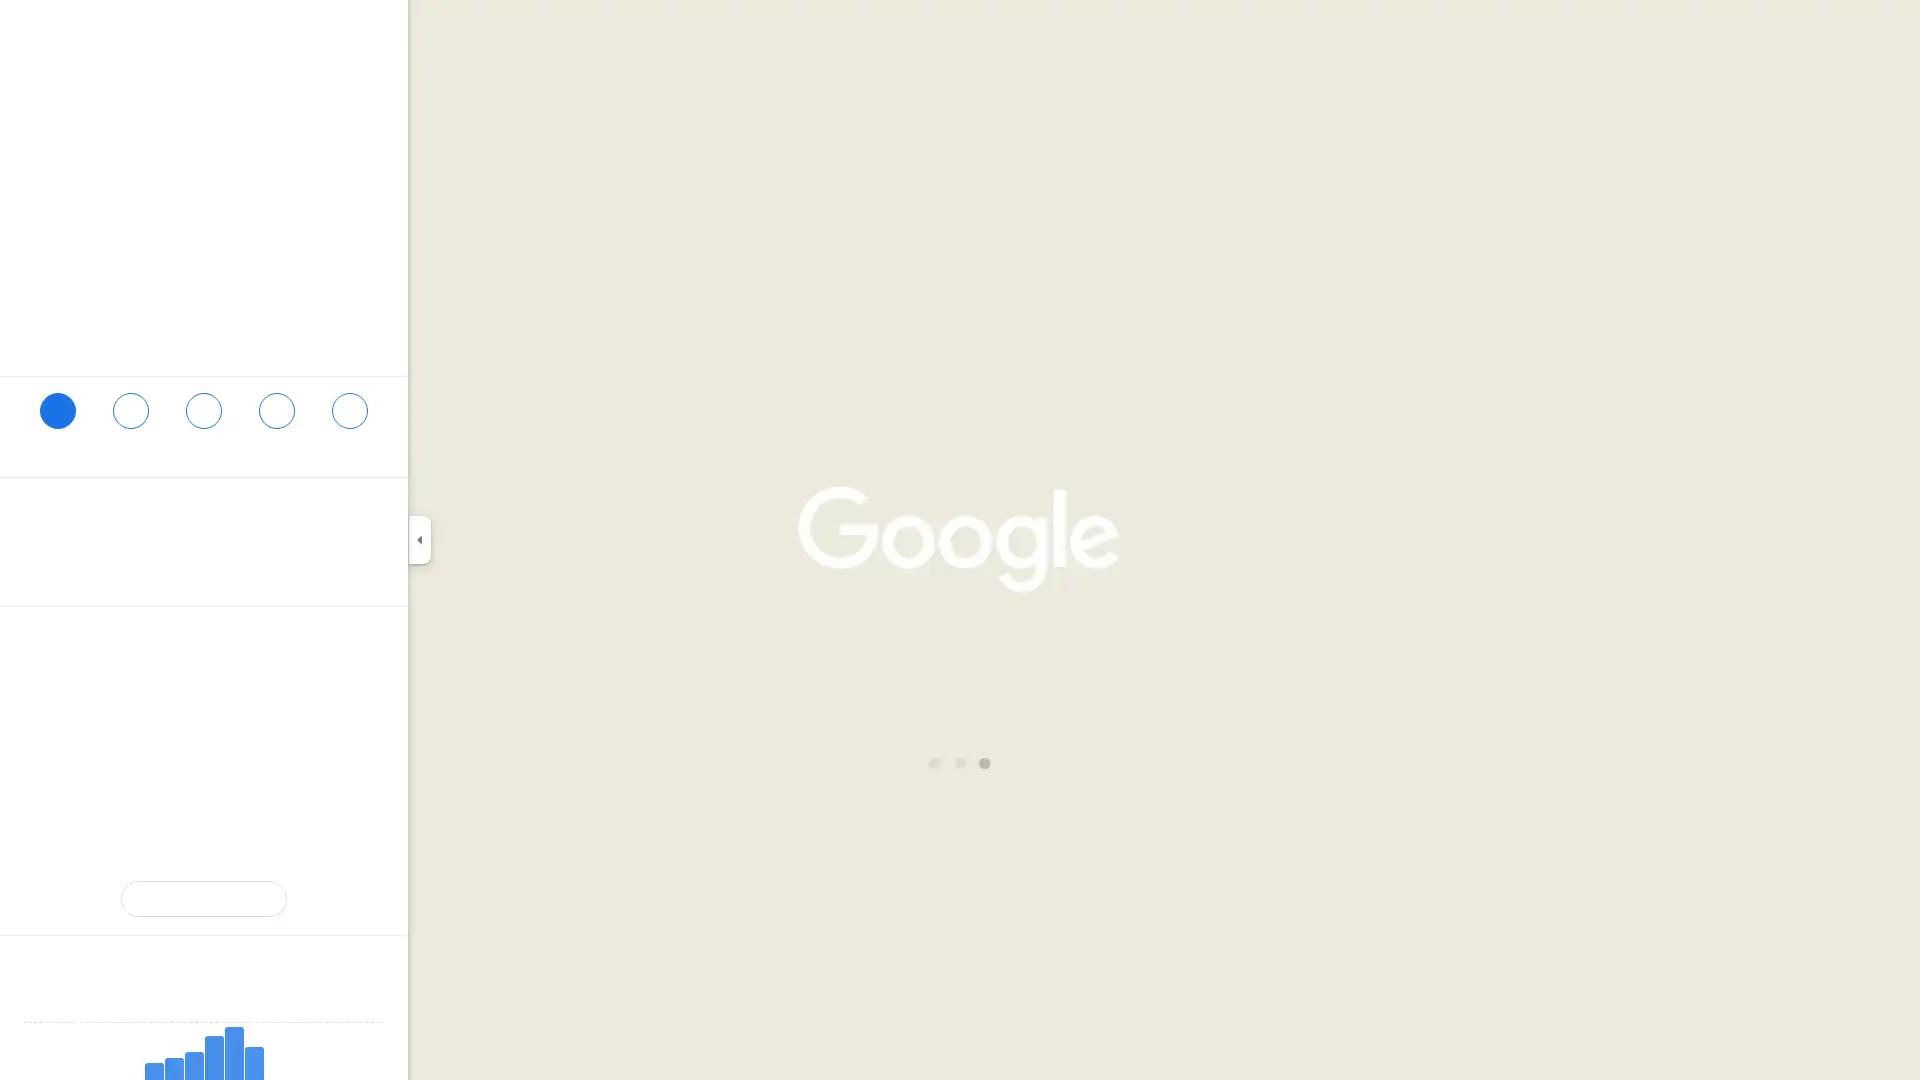 Image resolution: width=1920 pixels, height=1080 pixels. Describe the element at coordinates (29, 1039) in the screenshot. I see `Go to the previous day` at that location.